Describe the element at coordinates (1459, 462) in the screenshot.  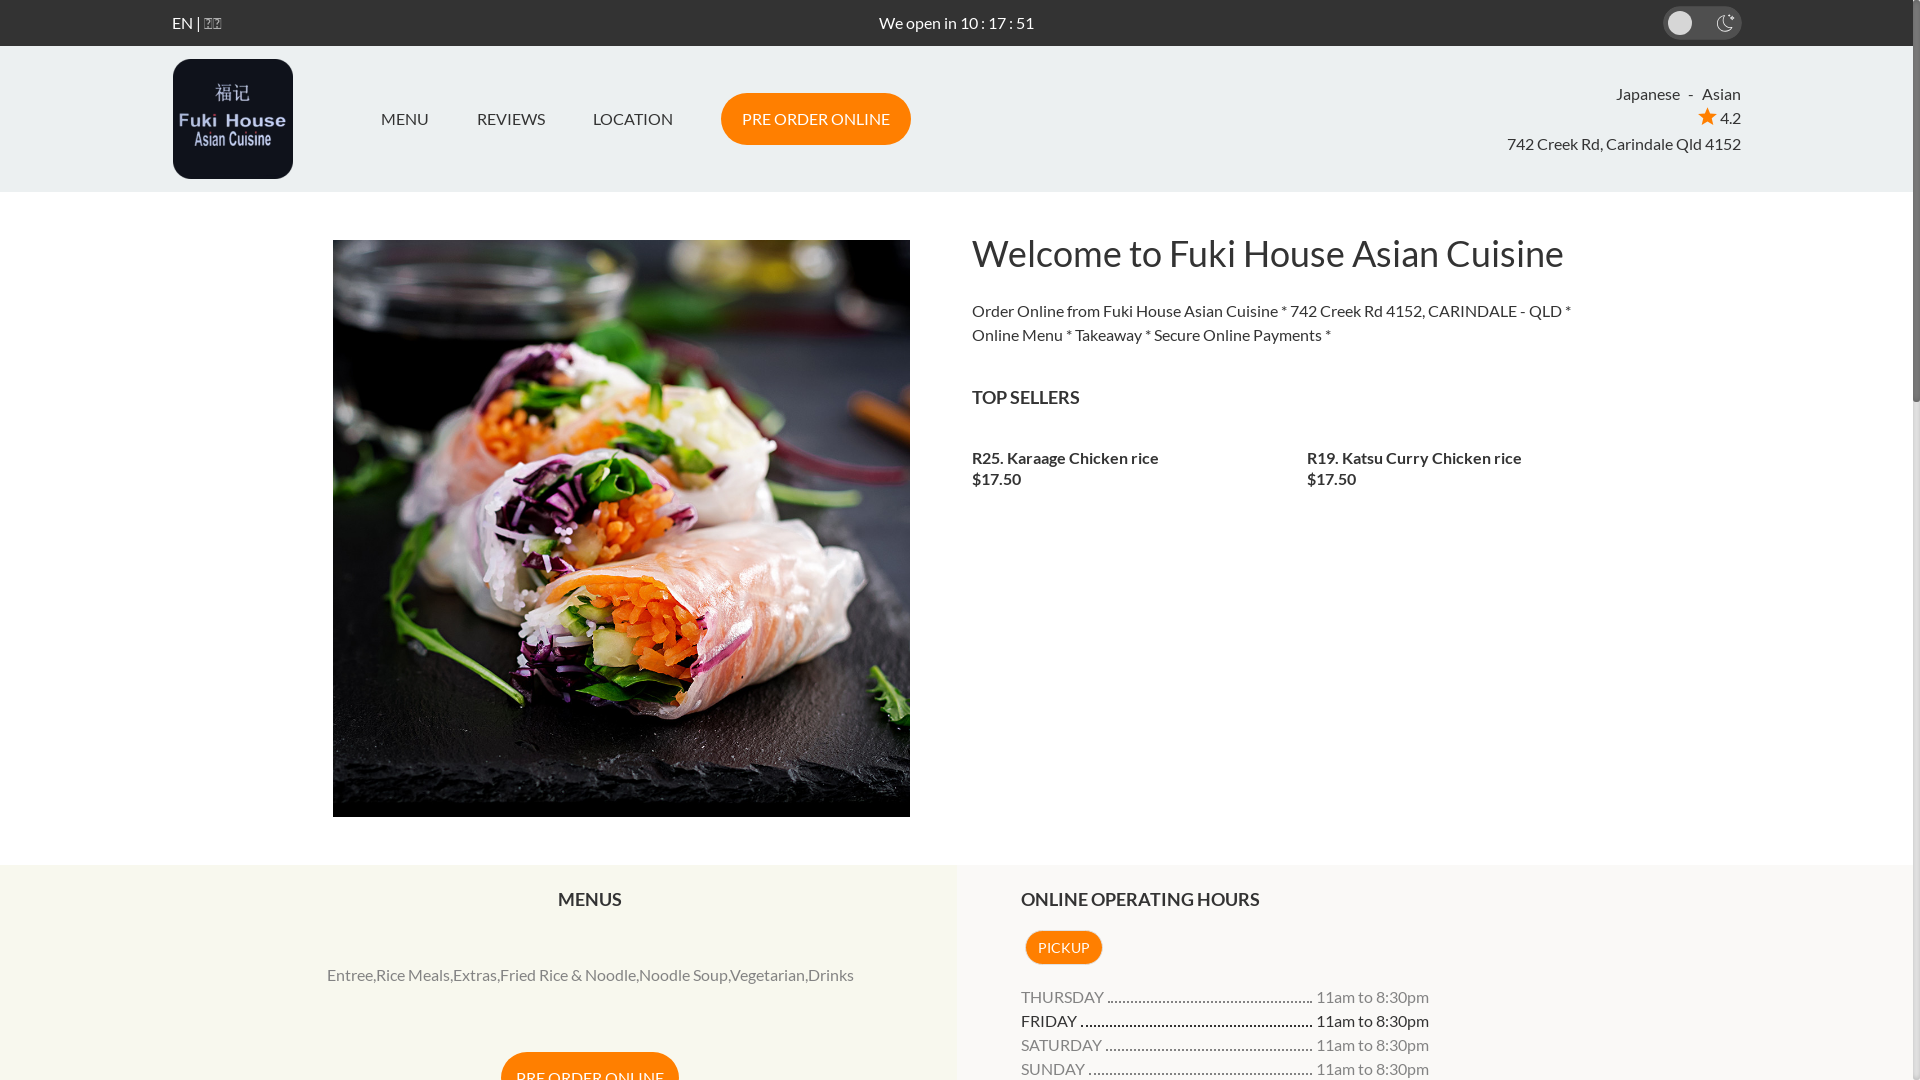
I see `'R19. Katsu Curry Chicken rice` at that location.